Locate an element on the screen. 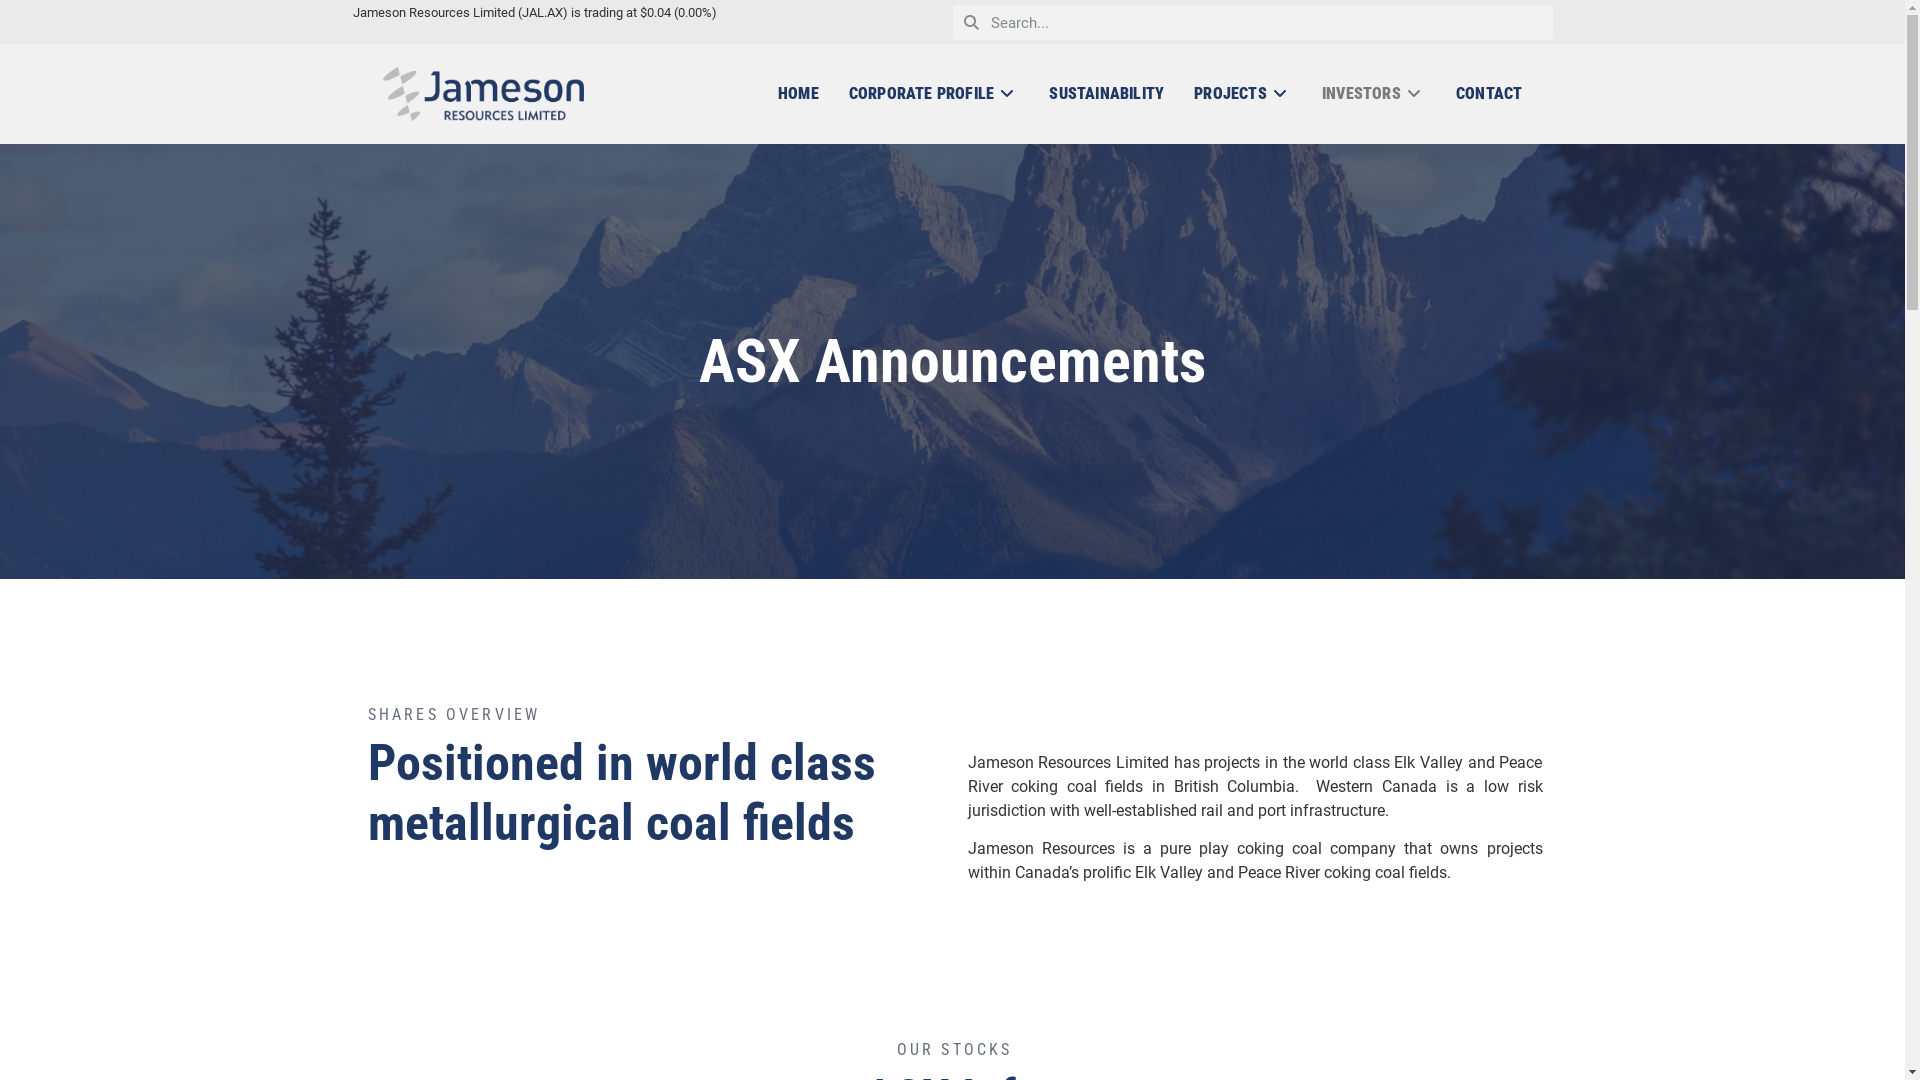  'CONTACT' is located at coordinates (1481, 93).